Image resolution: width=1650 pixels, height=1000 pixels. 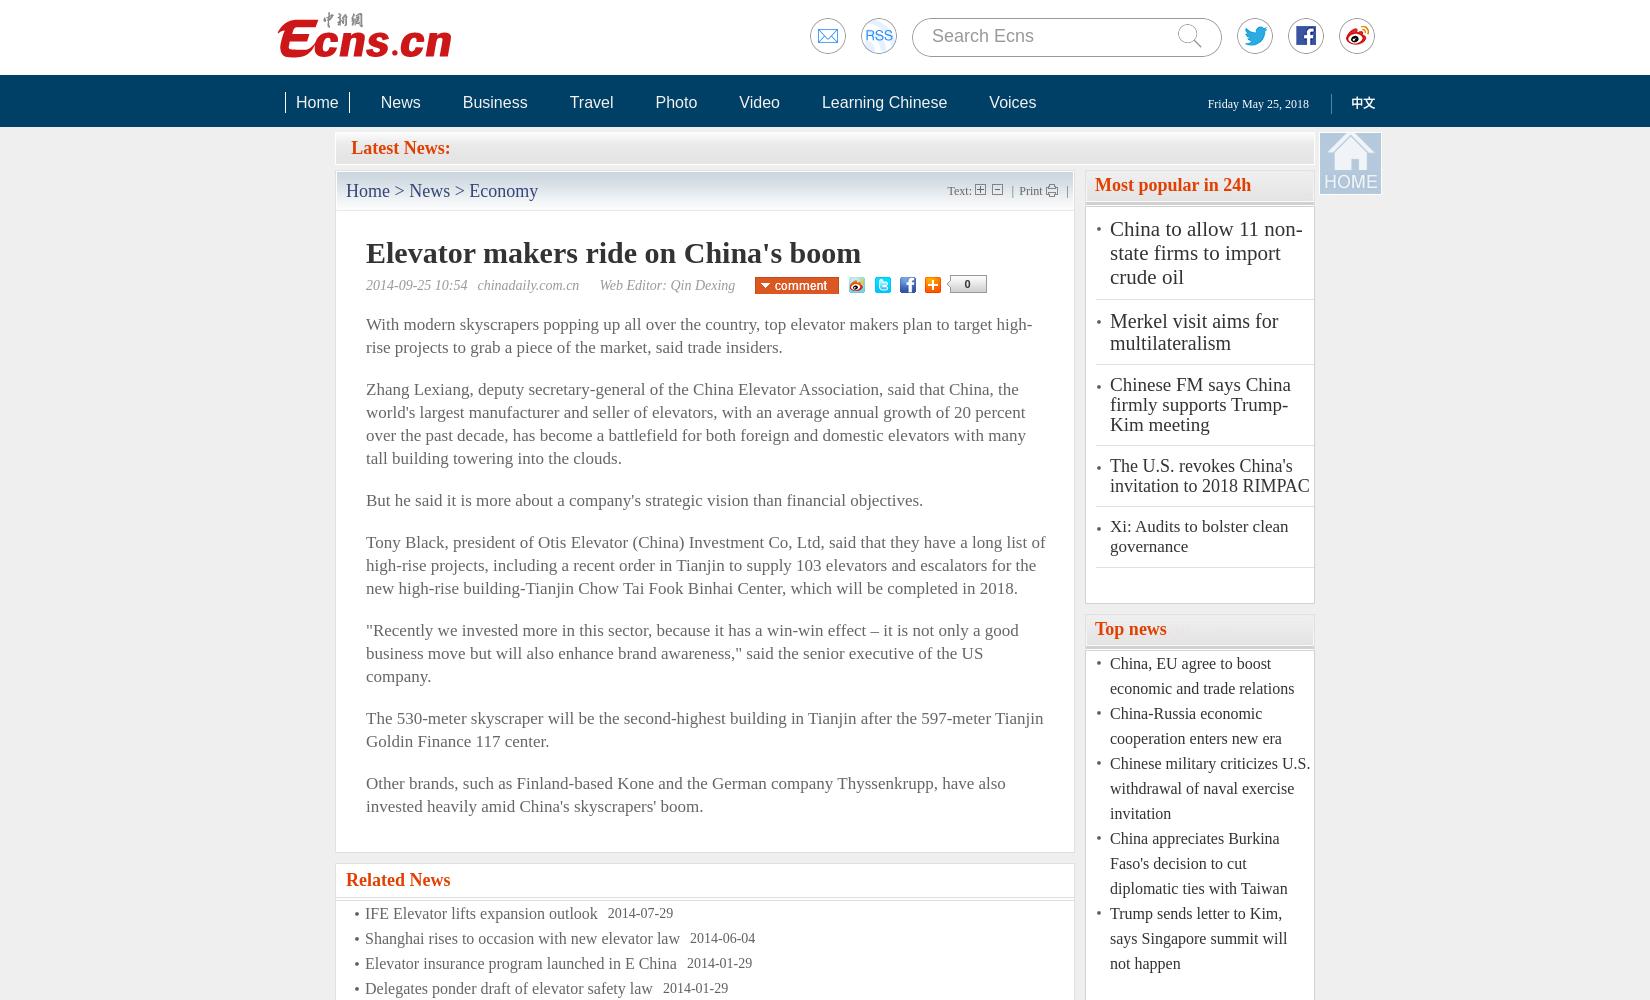 I want to click on 'Travel', so click(x=590, y=101).